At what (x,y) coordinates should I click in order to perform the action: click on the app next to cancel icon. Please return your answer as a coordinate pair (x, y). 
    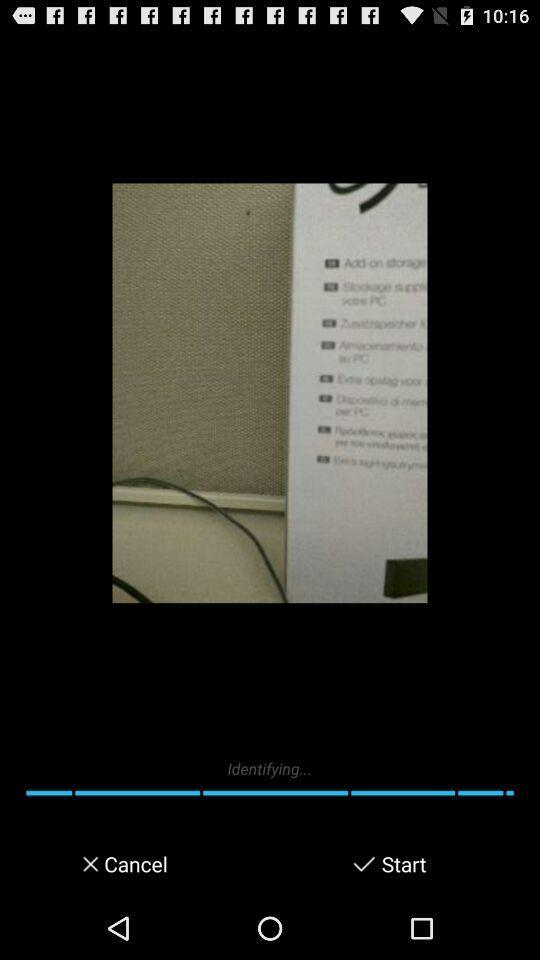
    Looking at the image, I should click on (363, 863).